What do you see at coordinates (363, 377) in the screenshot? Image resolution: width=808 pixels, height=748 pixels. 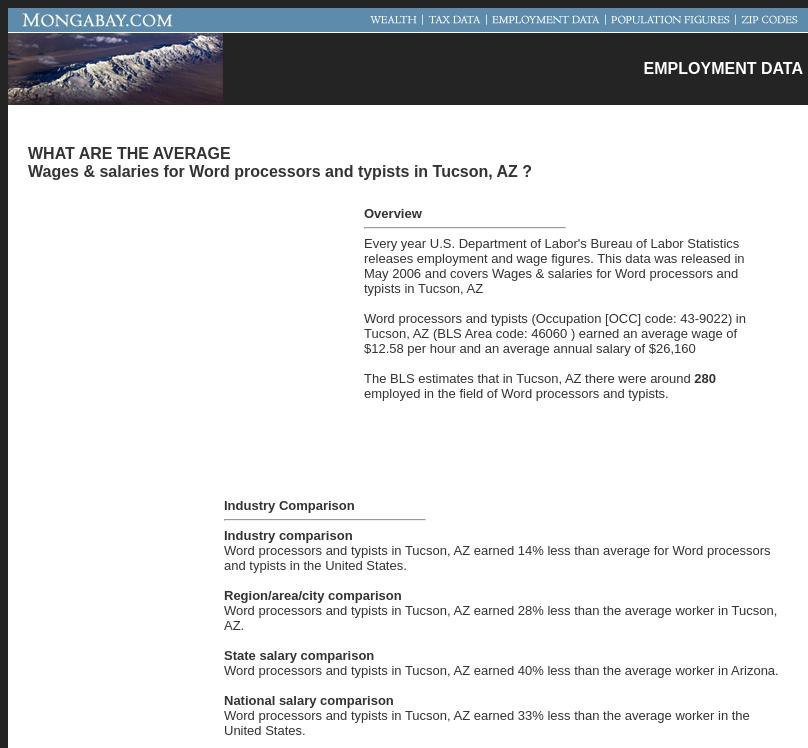 I see `'The BLS estimates that in Tucson, AZ there were around'` at bounding box center [363, 377].